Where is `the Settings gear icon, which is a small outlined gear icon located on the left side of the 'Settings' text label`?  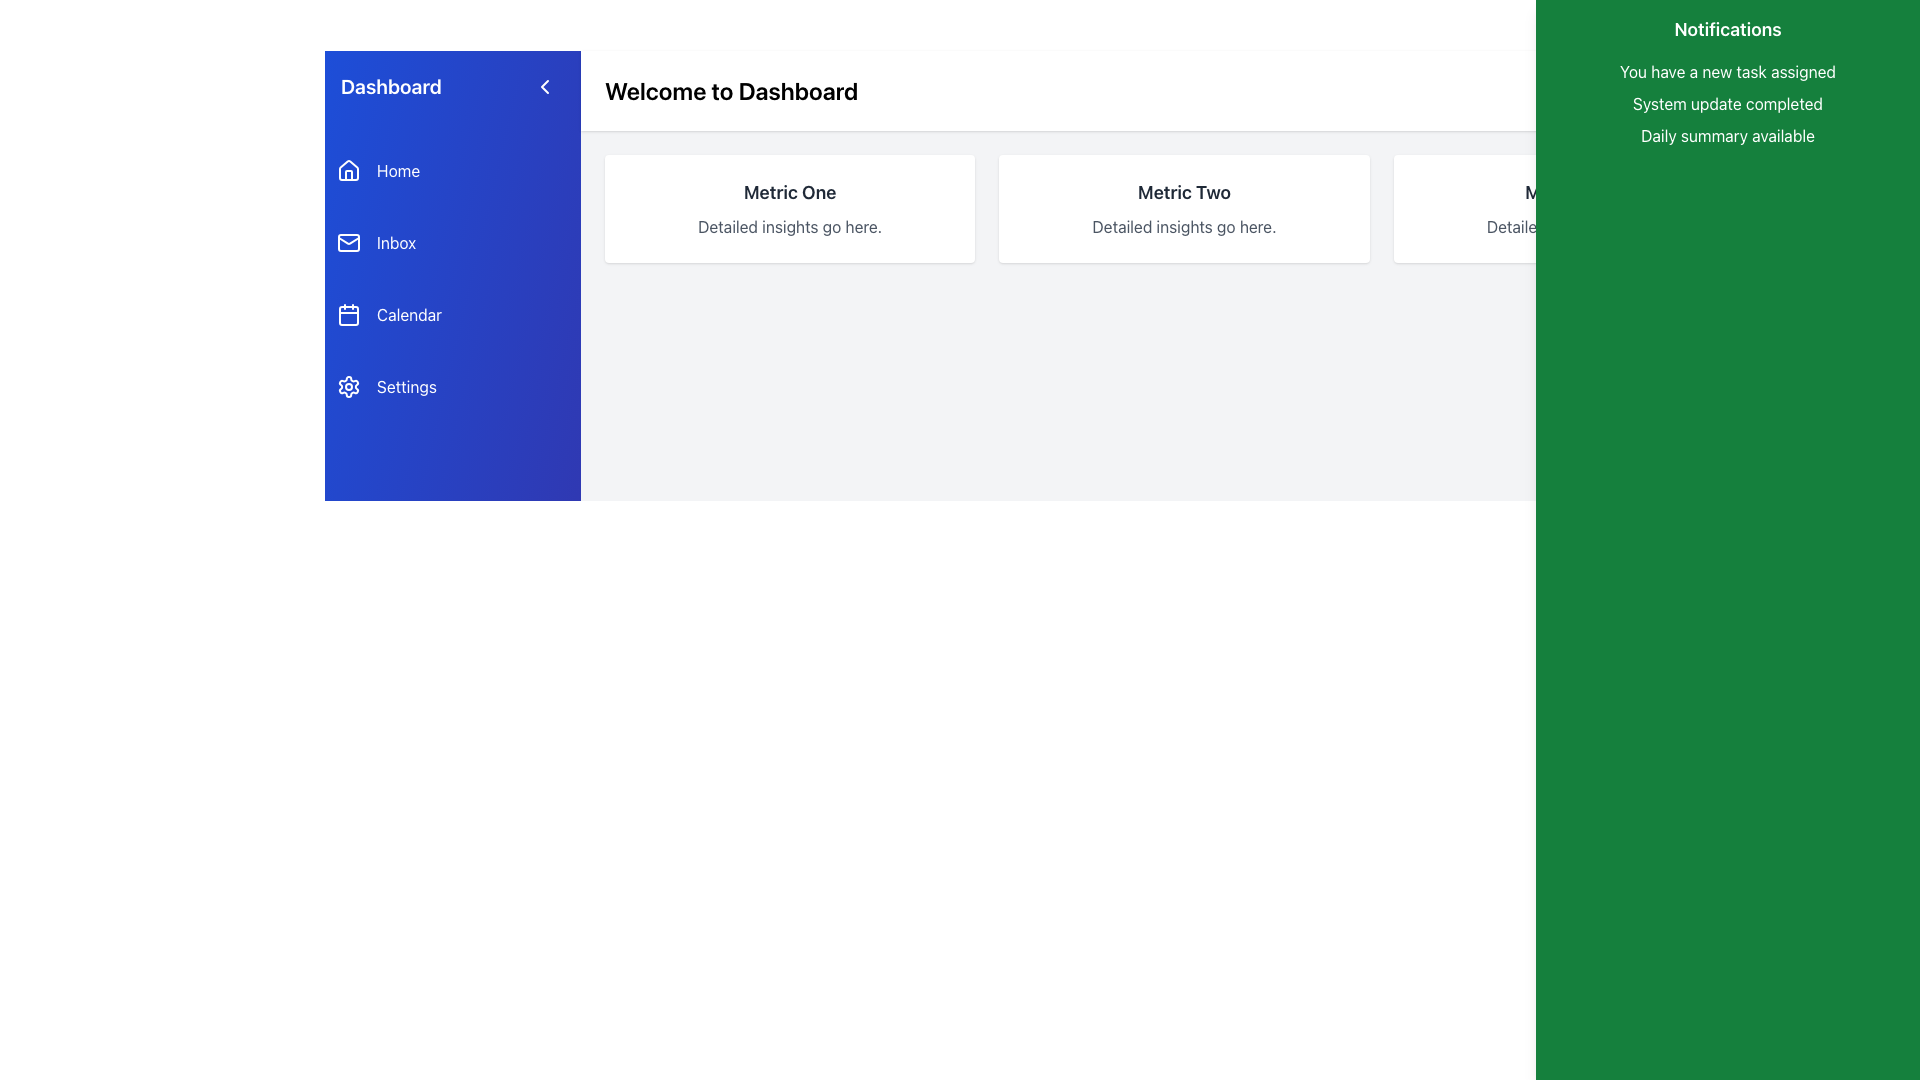
the Settings gear icon, which is a small outlined gear icon located on the left side of the 'Settings' text label is located at coordinates (349, 386).